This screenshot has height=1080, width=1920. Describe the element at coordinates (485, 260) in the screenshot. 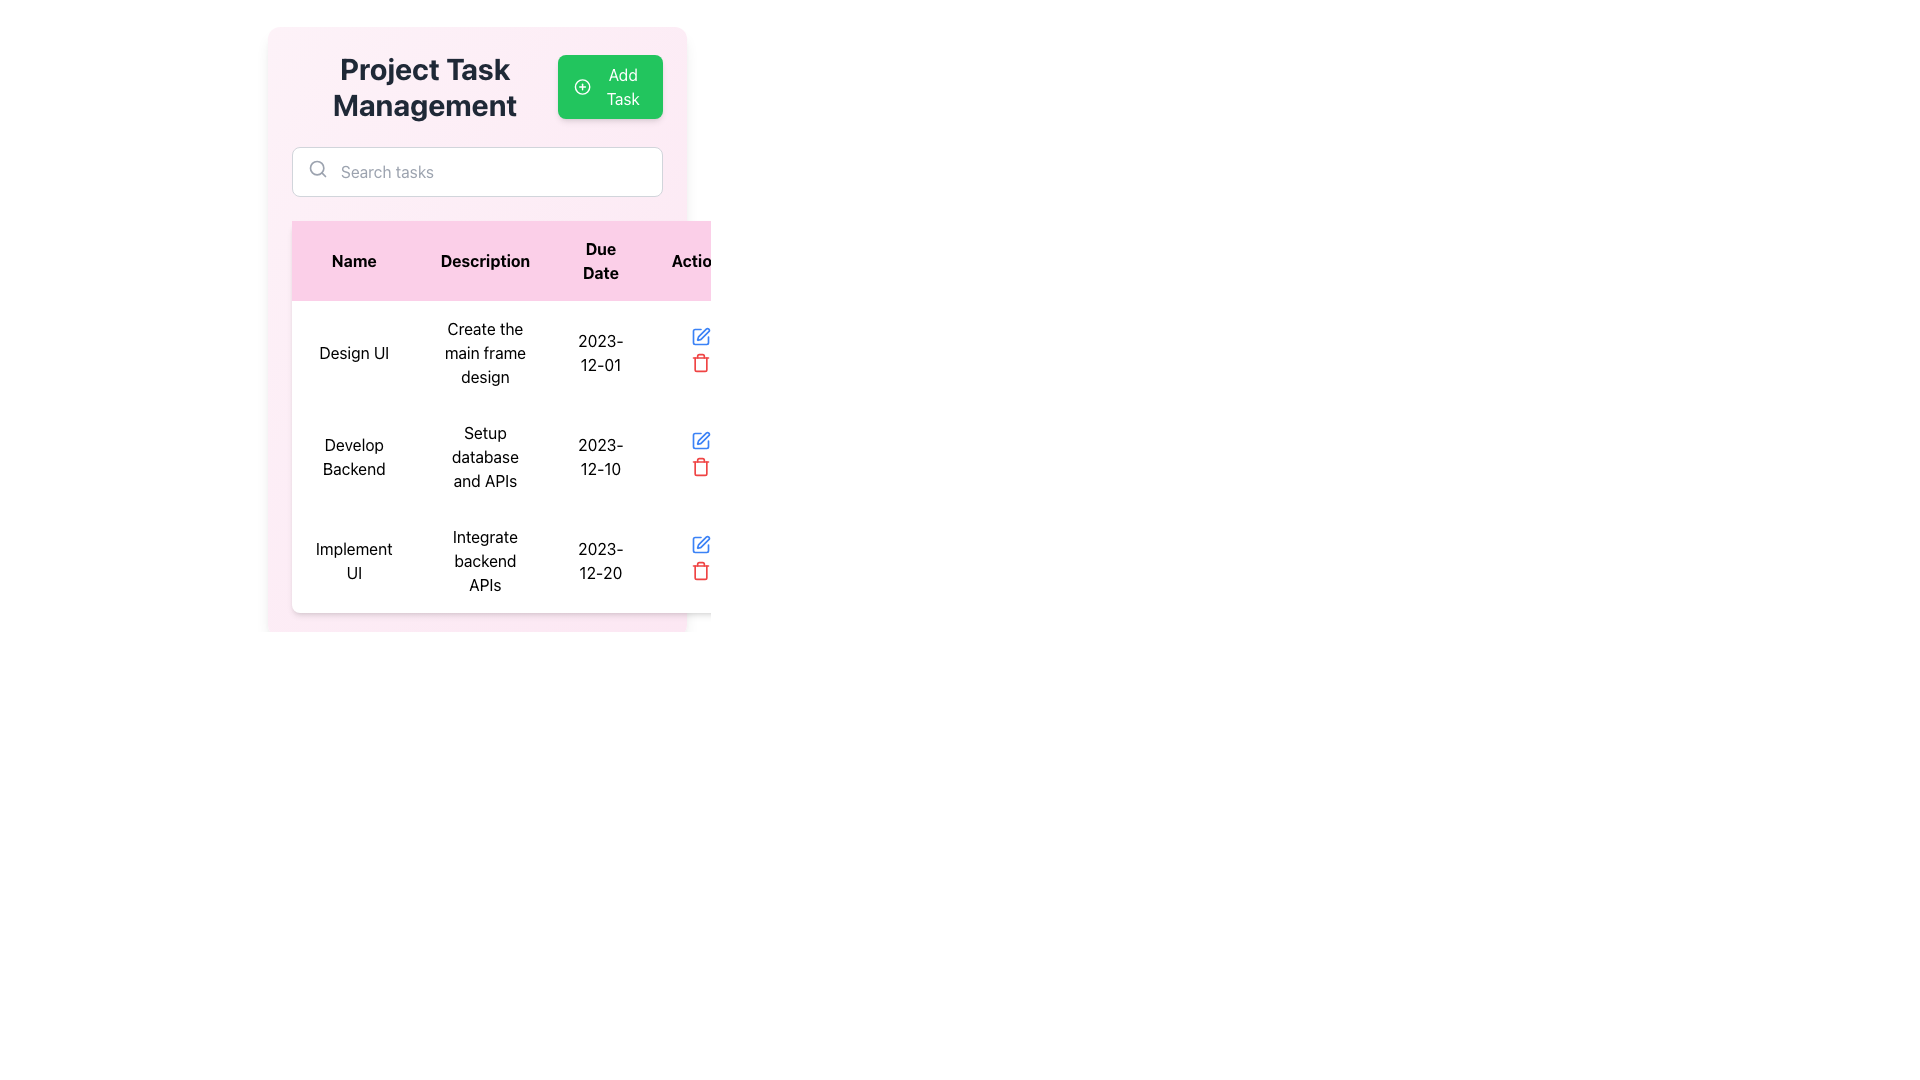

I see `the 'Description' text label, which is a bold black label centered within a pink background rectangle and part of the table header, located between the 'Name' and 'Due Date' labels` at that location.